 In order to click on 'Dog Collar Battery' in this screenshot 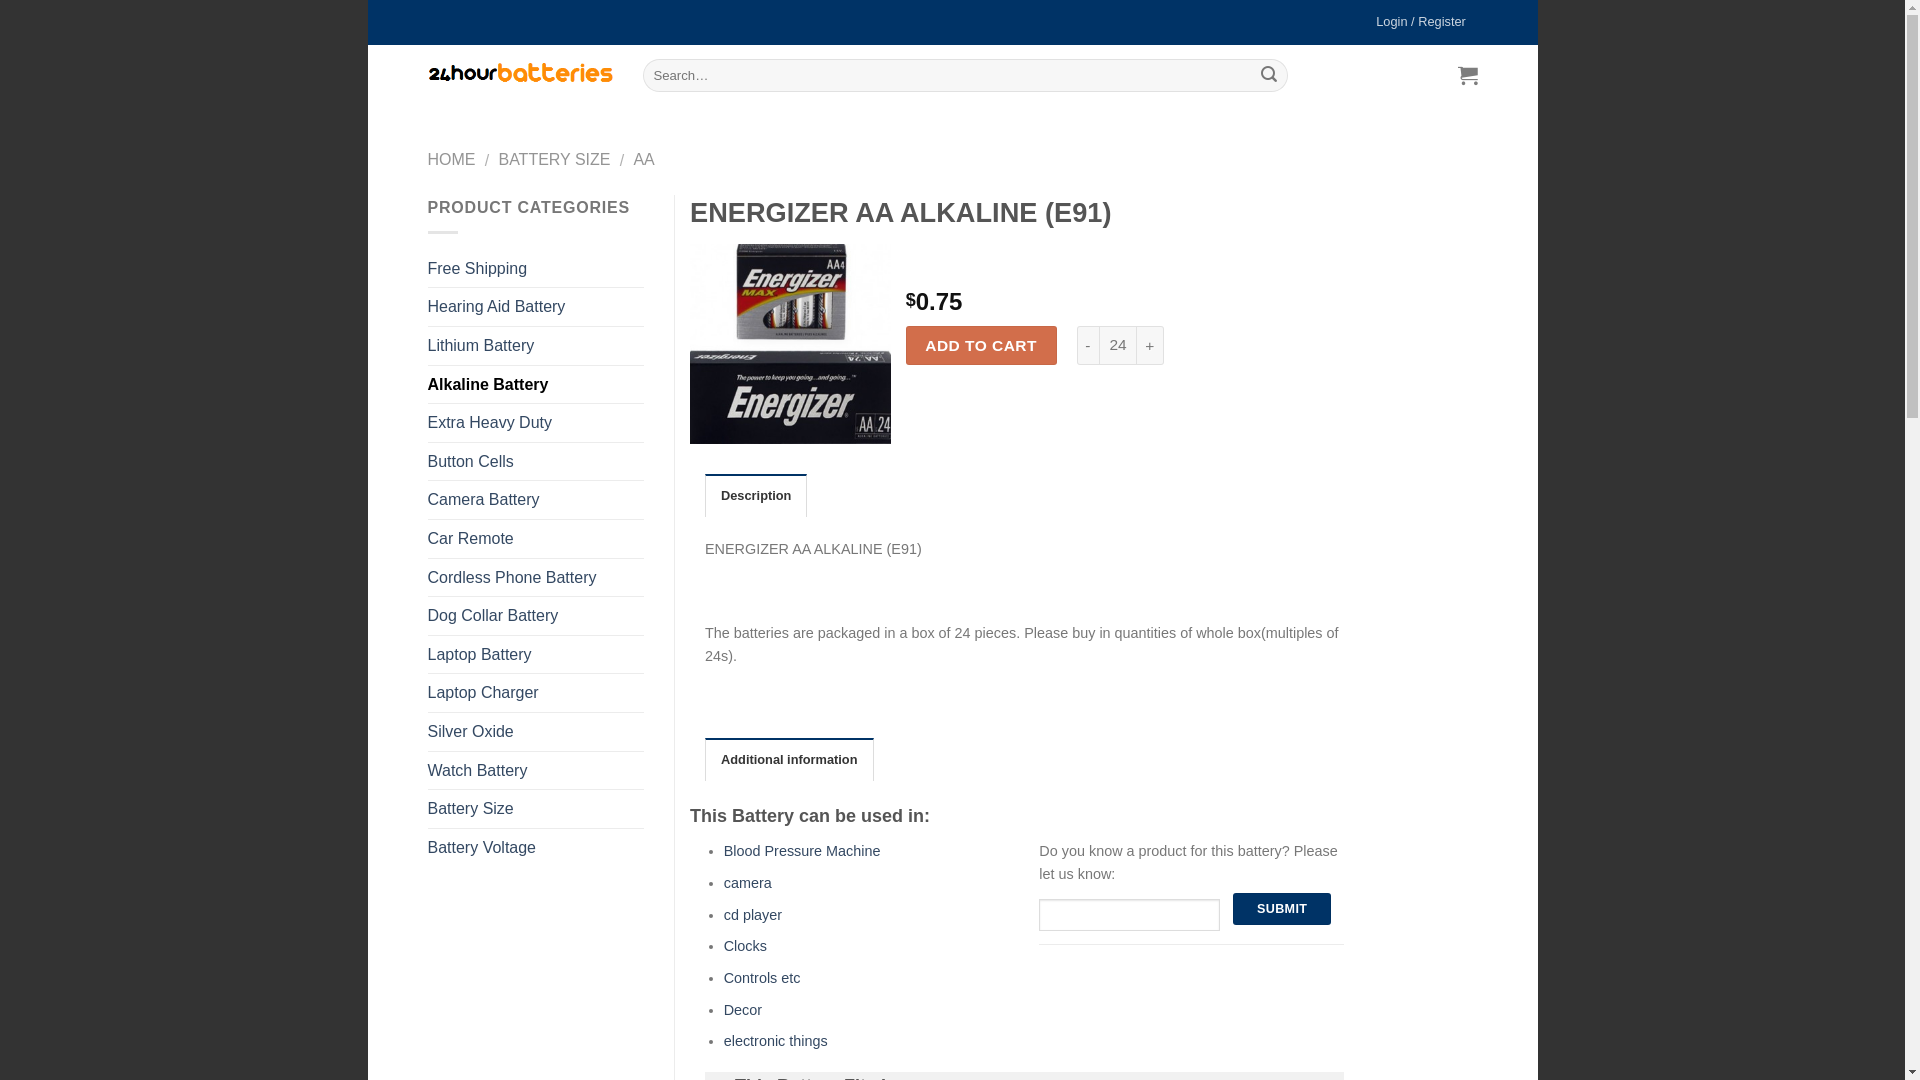, I will do `click(536, 615)`.